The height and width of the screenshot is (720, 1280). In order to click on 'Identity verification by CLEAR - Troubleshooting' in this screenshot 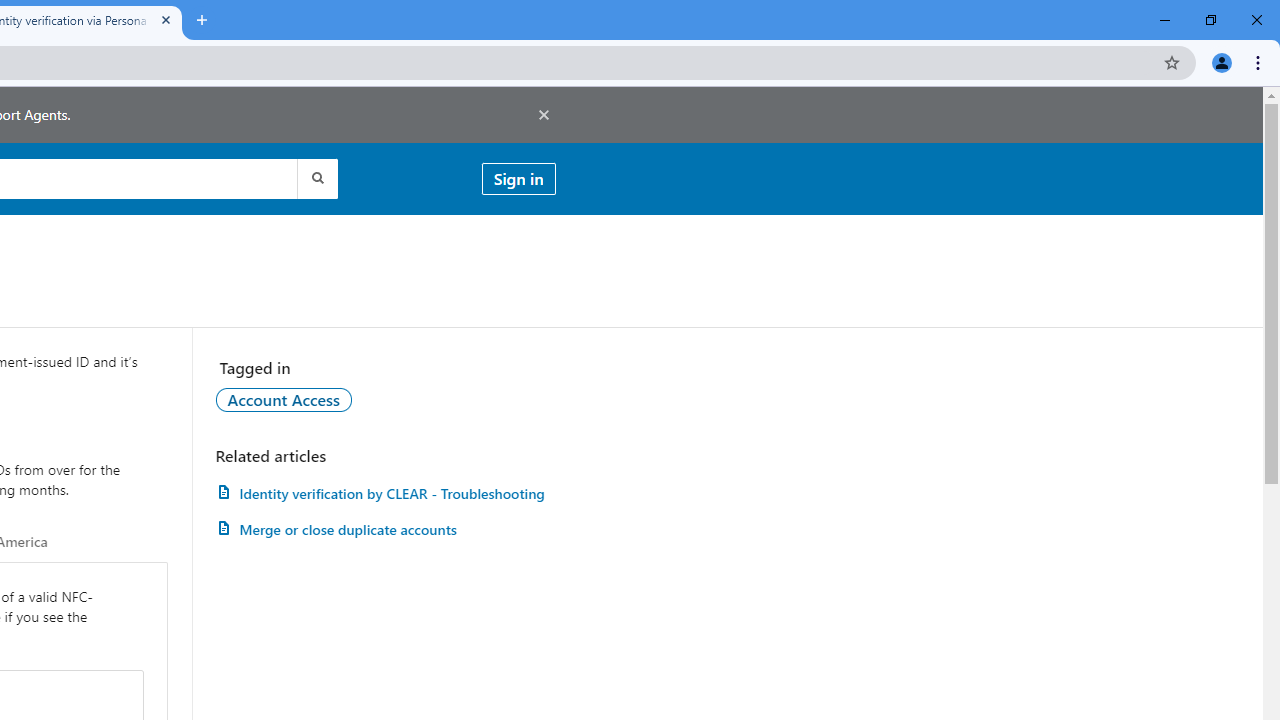, I will do `click(385, 493)`.